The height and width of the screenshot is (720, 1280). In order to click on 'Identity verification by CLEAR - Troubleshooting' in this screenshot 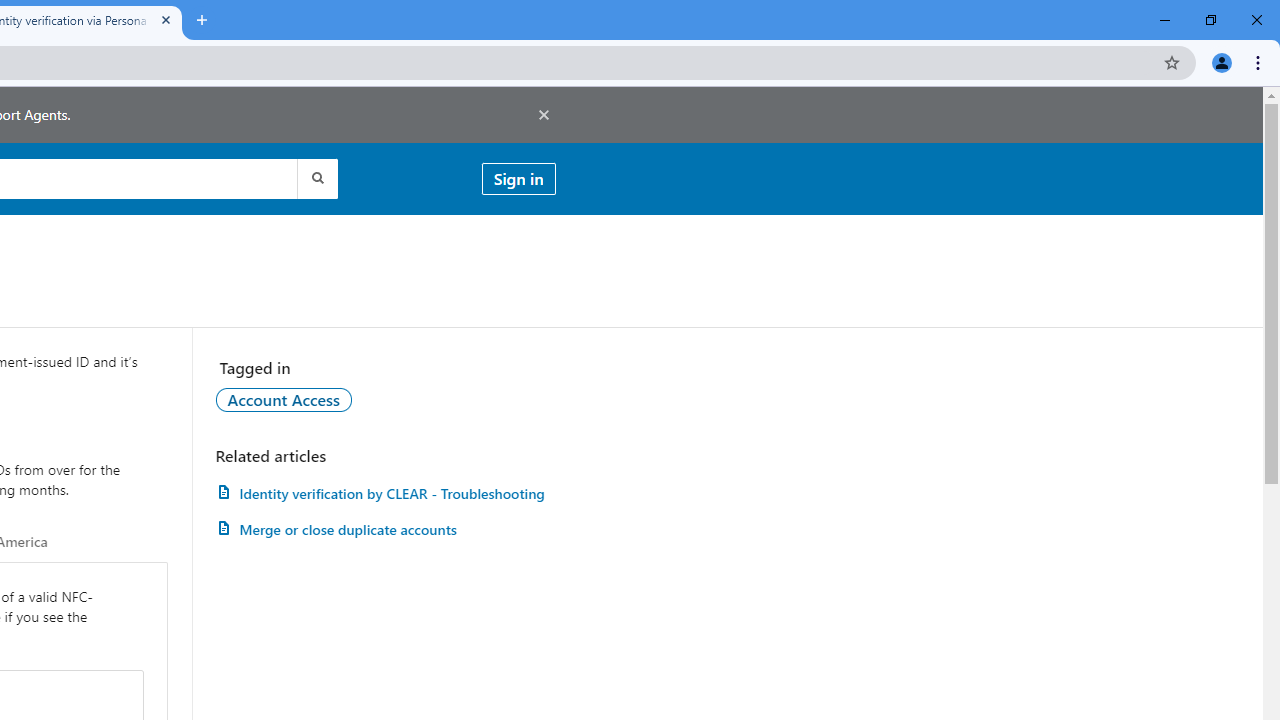, I will do `click(385, 493)`.